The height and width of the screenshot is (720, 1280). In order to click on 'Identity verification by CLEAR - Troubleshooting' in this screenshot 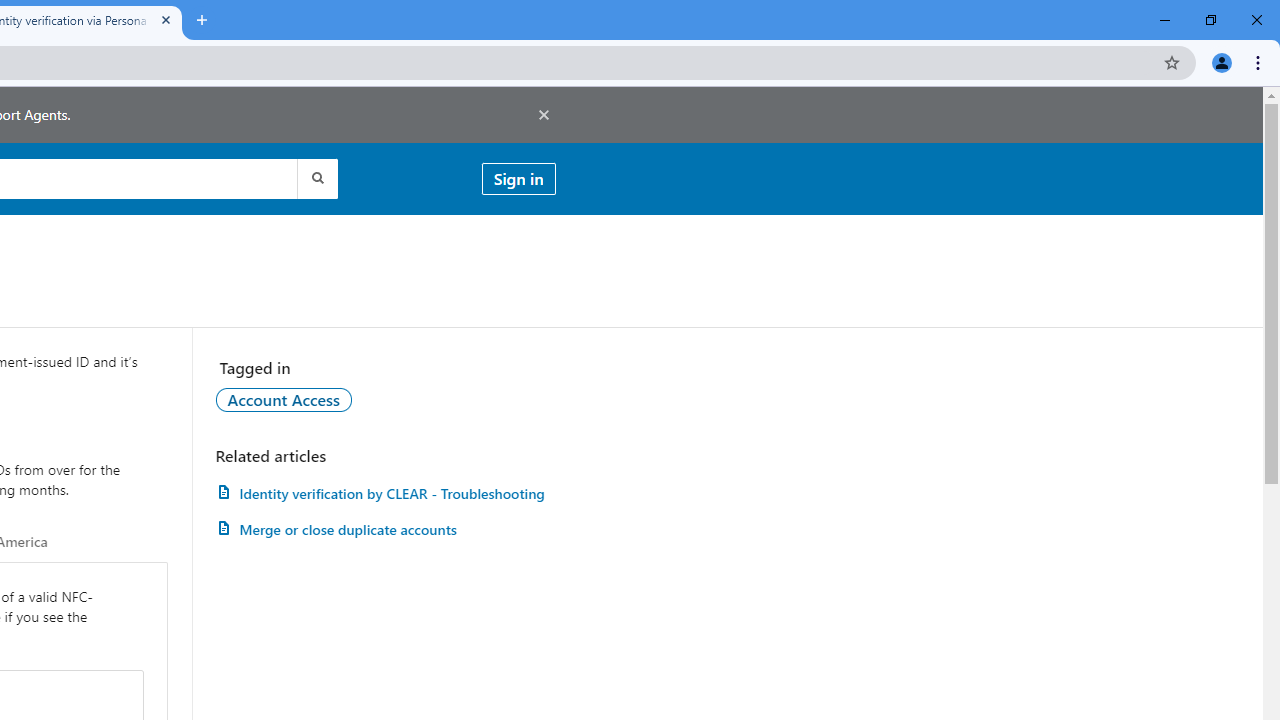, I will do `click(385, 493)`.